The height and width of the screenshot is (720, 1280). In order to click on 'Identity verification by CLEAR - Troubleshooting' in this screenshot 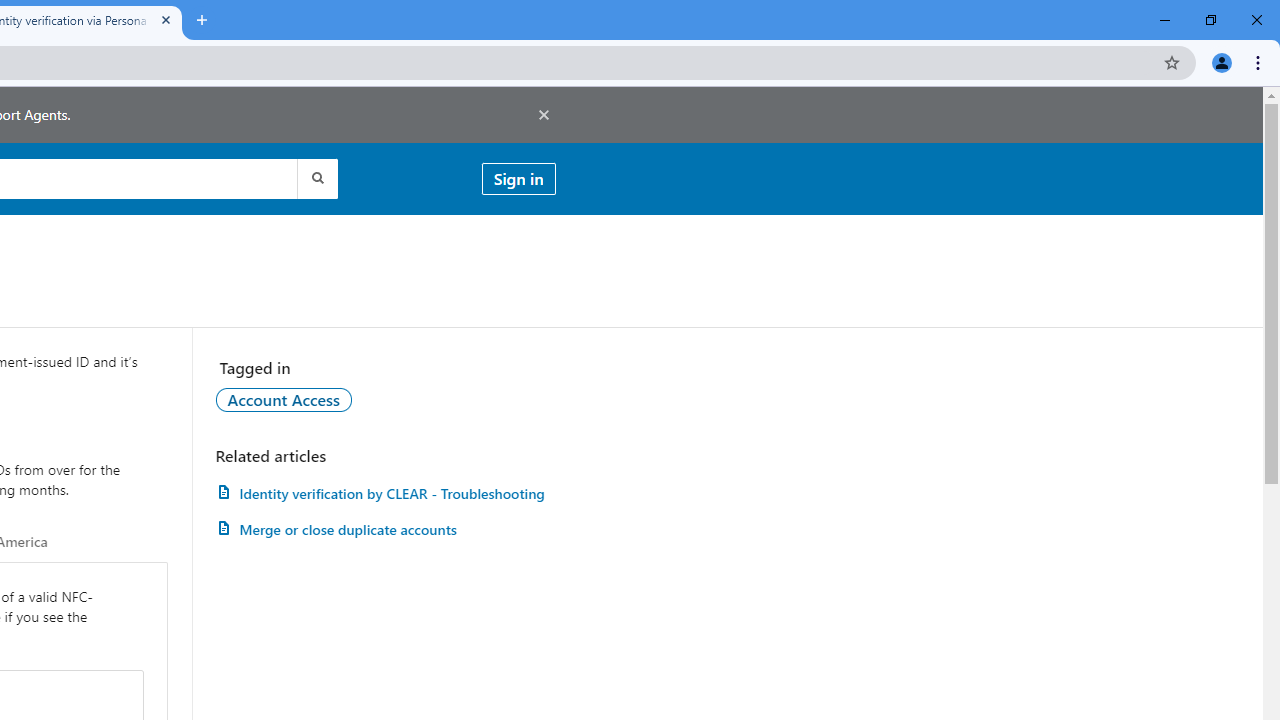, I will do `click(385, 493)`.